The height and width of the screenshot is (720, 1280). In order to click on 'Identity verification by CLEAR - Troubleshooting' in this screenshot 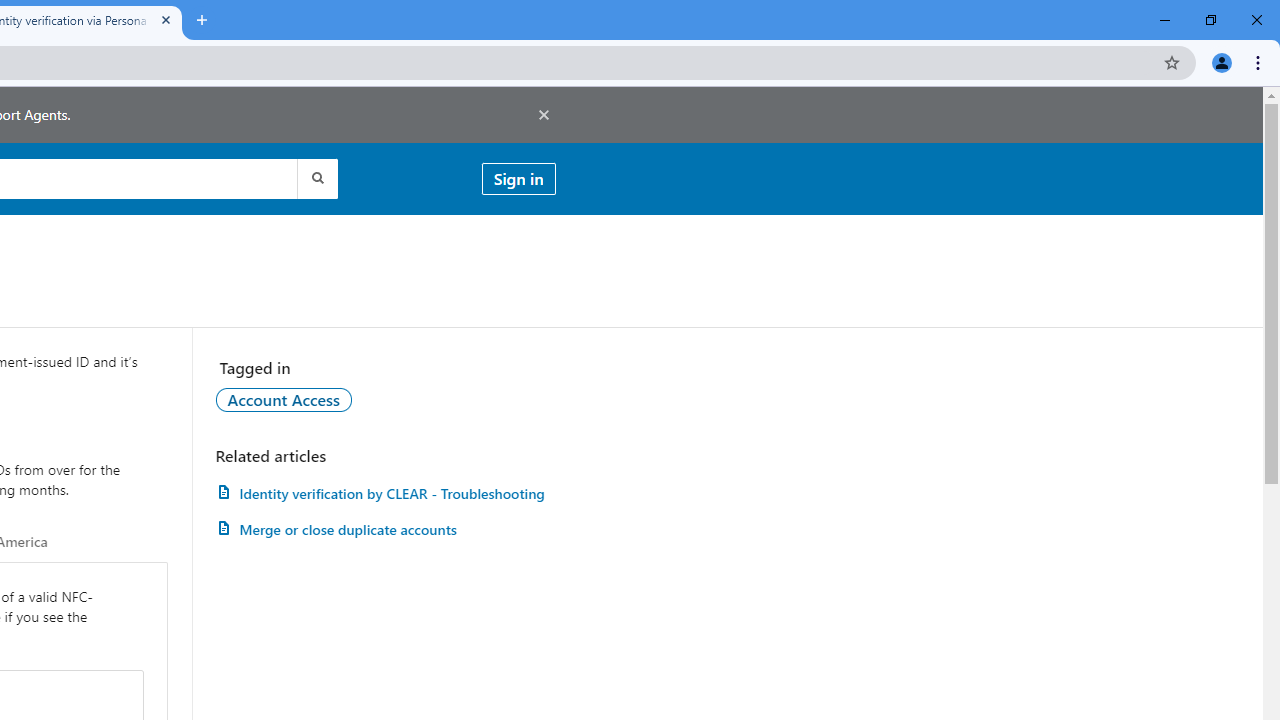, I will do `click(385, 493)`.